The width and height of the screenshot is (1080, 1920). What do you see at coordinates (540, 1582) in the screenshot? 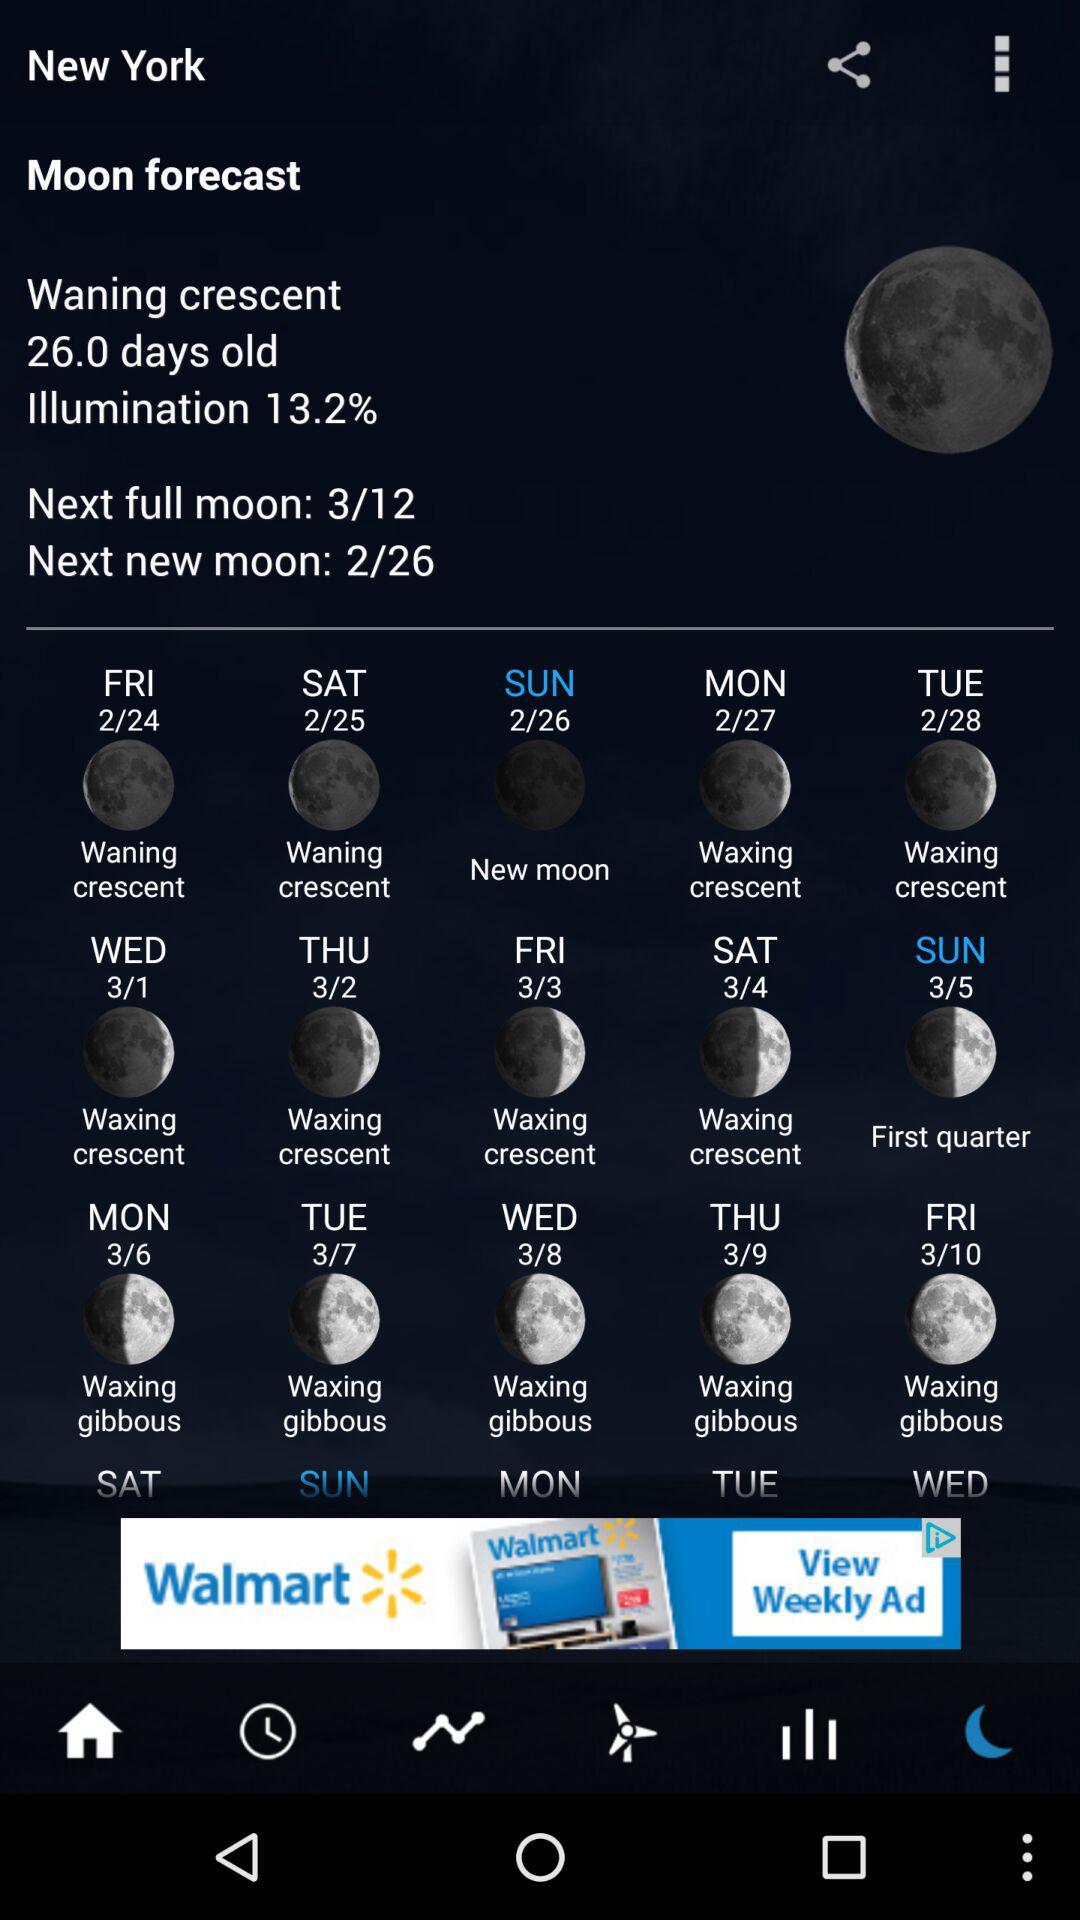
I see `click the advertisement` at bounding box center [540, 1582].